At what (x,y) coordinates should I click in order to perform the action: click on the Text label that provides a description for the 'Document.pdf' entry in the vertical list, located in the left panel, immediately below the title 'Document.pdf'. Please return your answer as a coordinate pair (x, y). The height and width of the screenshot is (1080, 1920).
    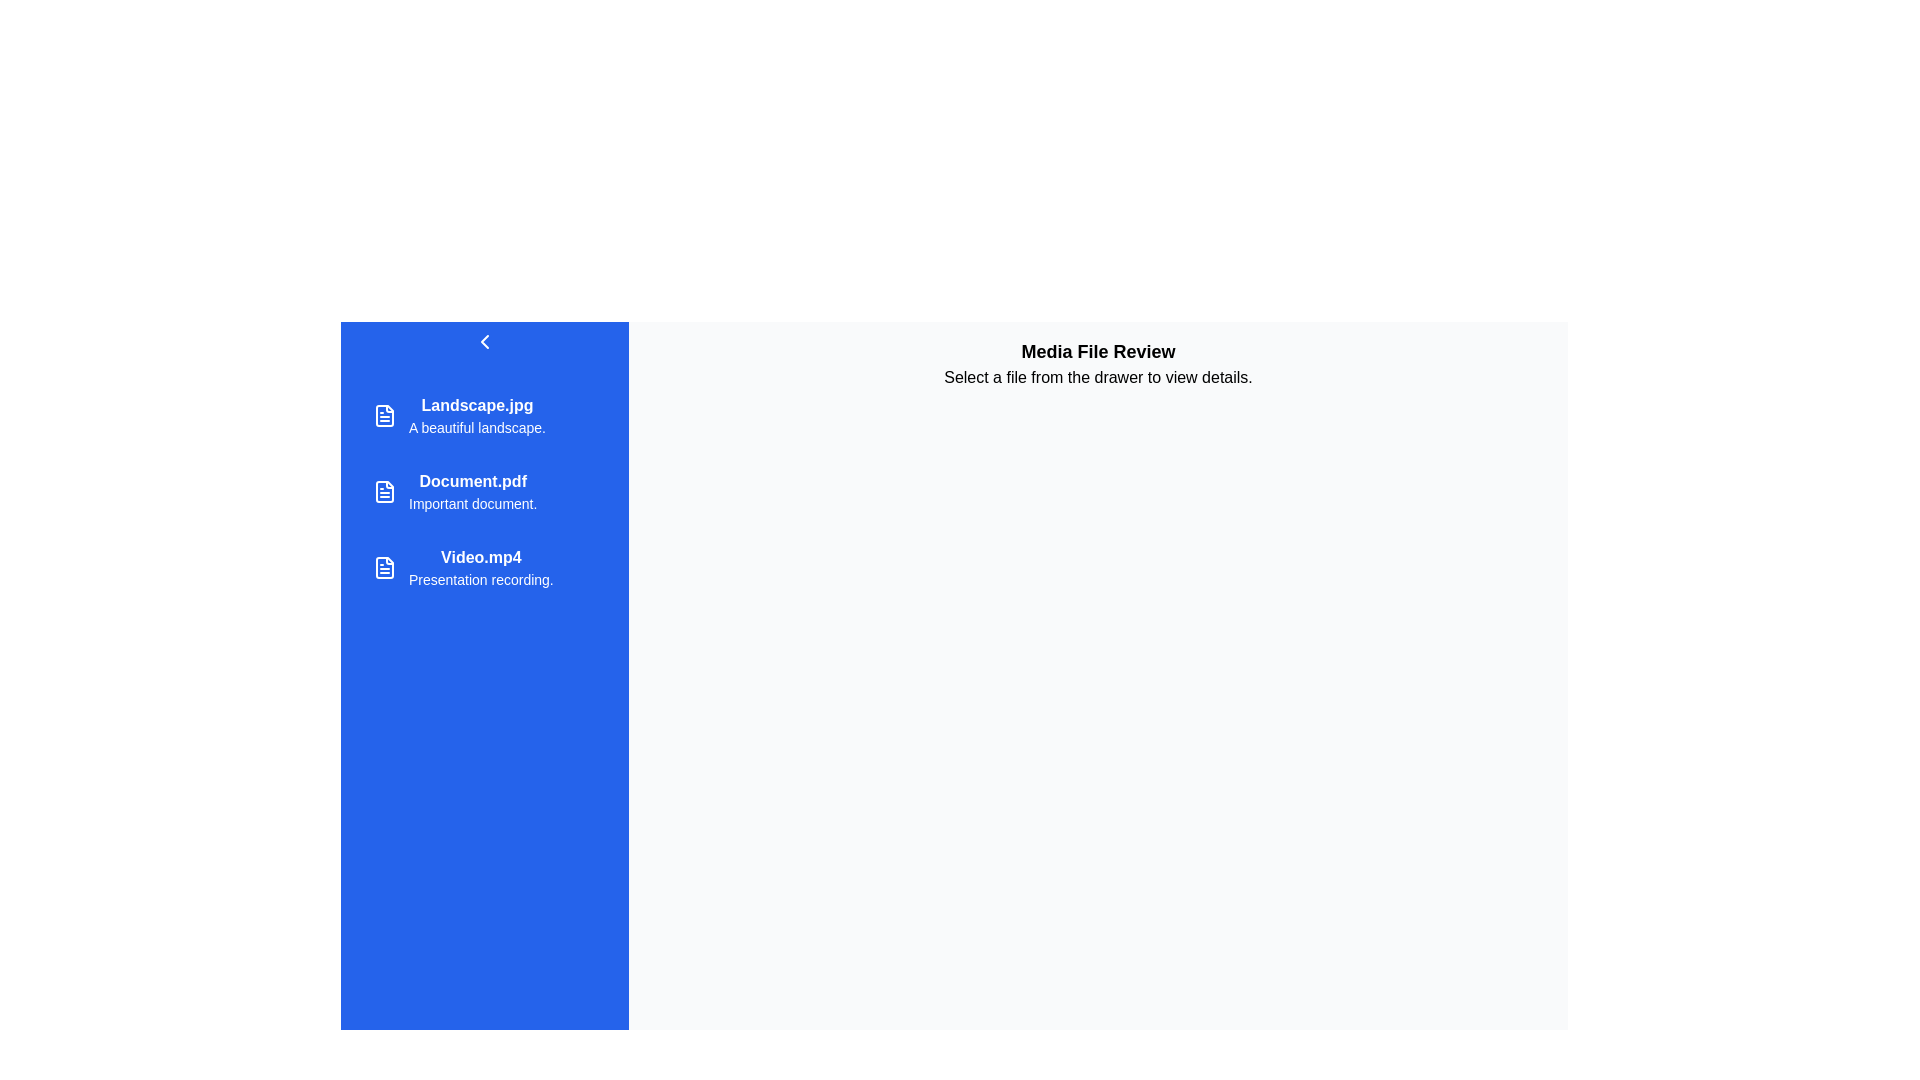
    Looking at the image, I should click on (472, 503).